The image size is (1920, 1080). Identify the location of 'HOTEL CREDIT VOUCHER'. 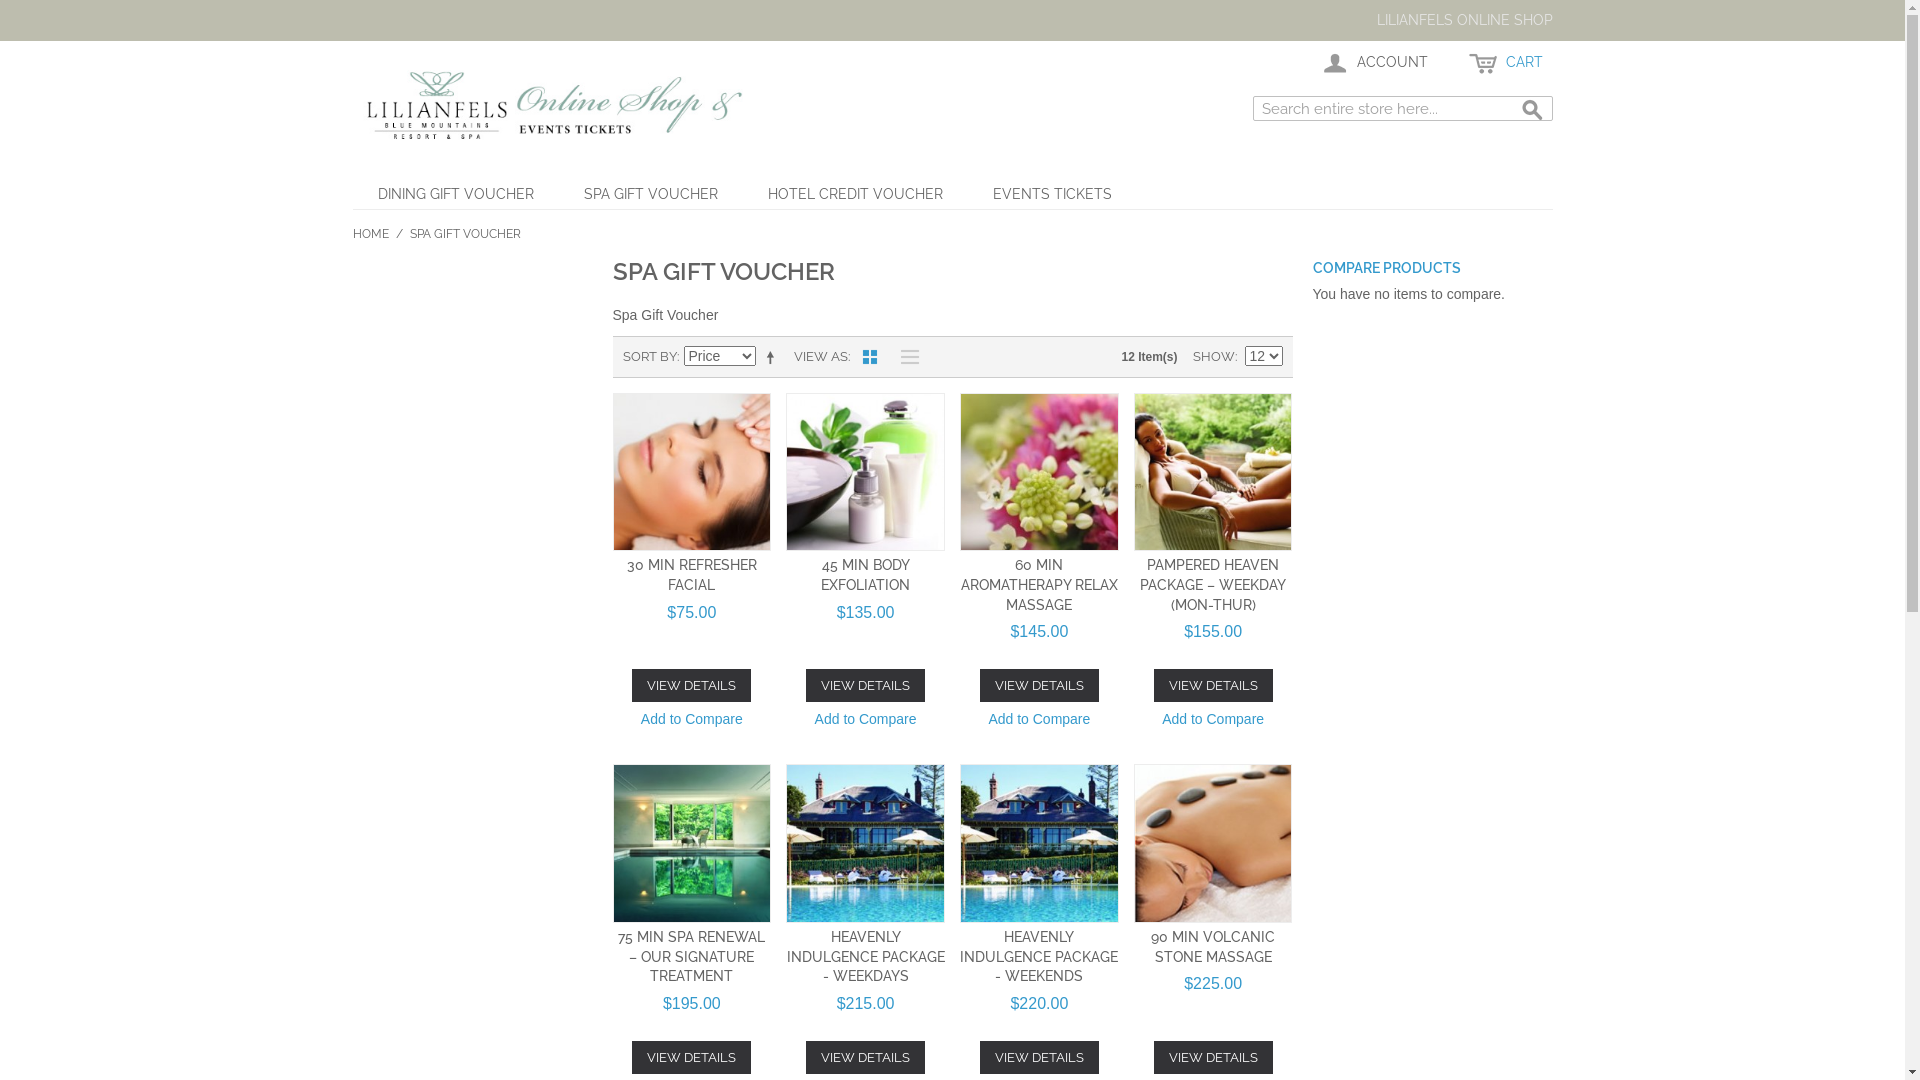
(741, 193).